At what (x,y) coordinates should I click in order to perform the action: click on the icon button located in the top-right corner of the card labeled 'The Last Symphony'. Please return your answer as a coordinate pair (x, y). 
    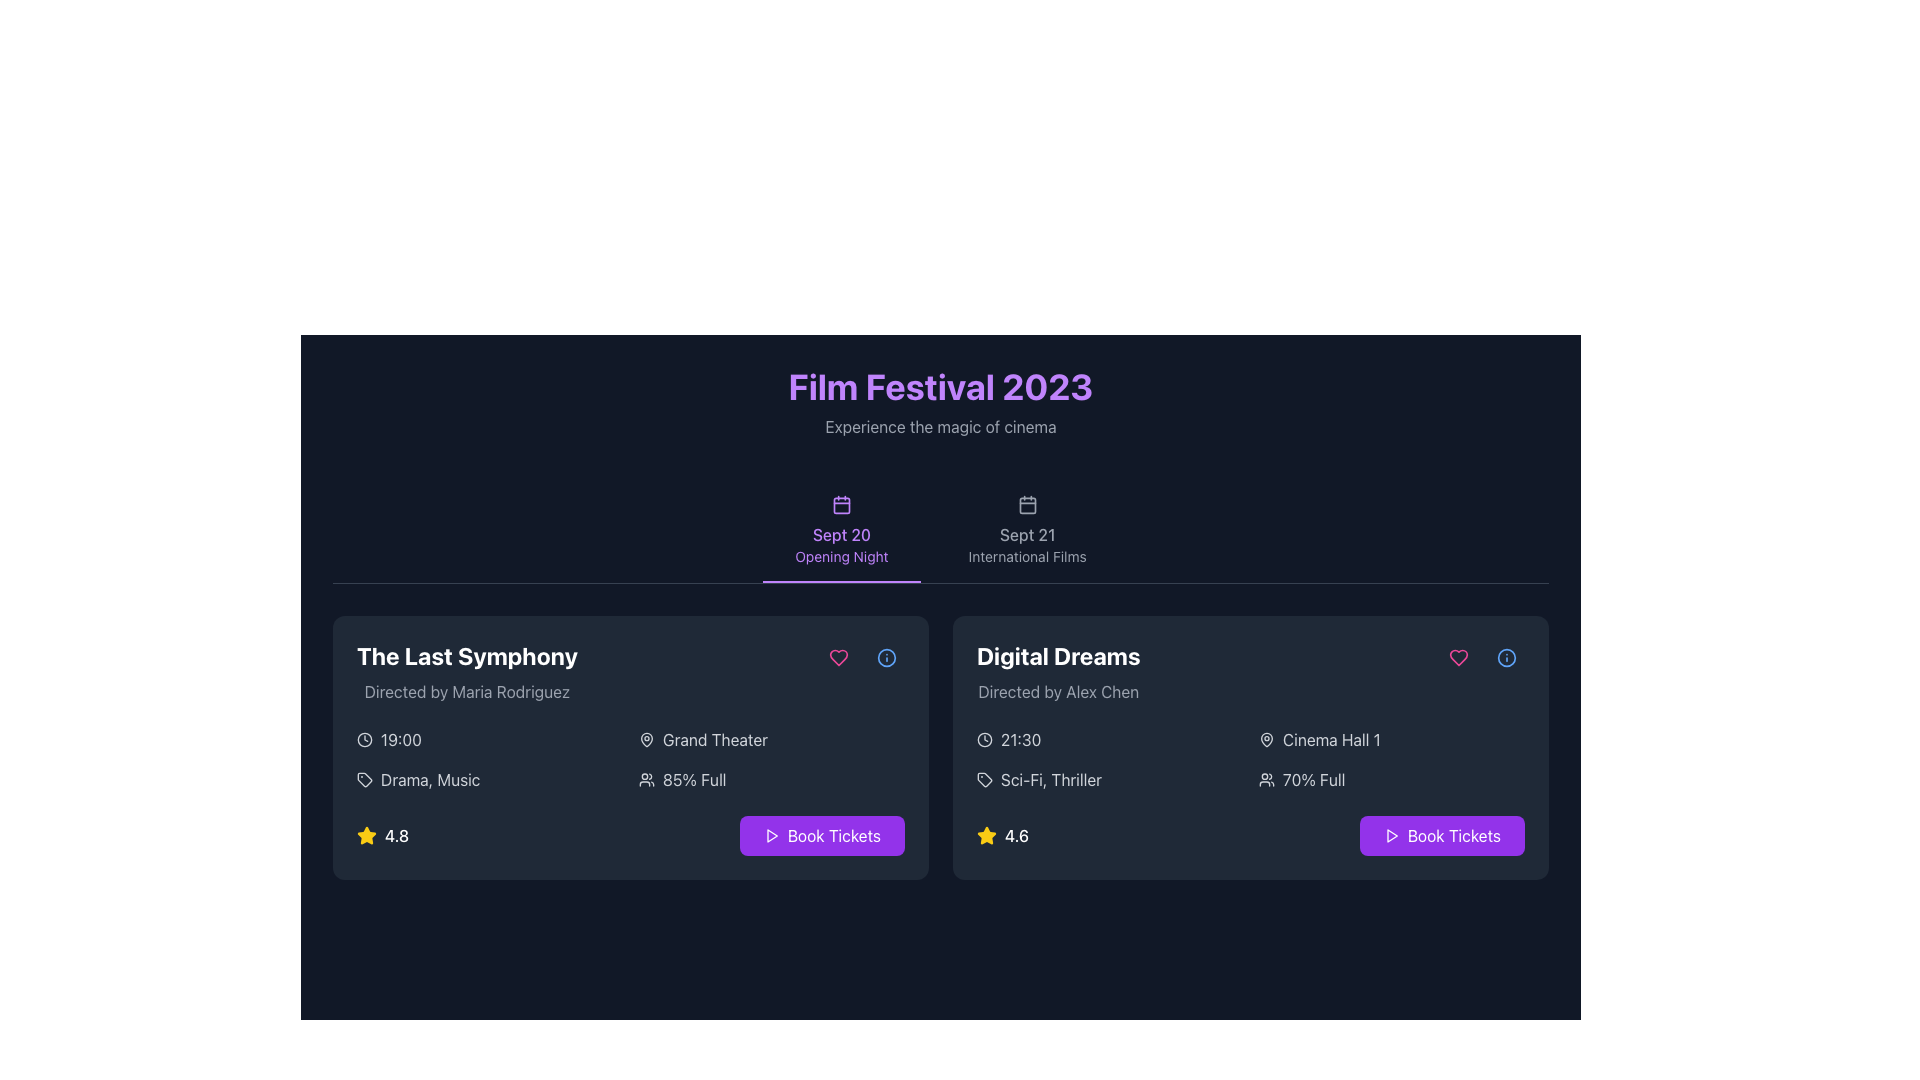
    Looking at the image, I should click on (886, 658).